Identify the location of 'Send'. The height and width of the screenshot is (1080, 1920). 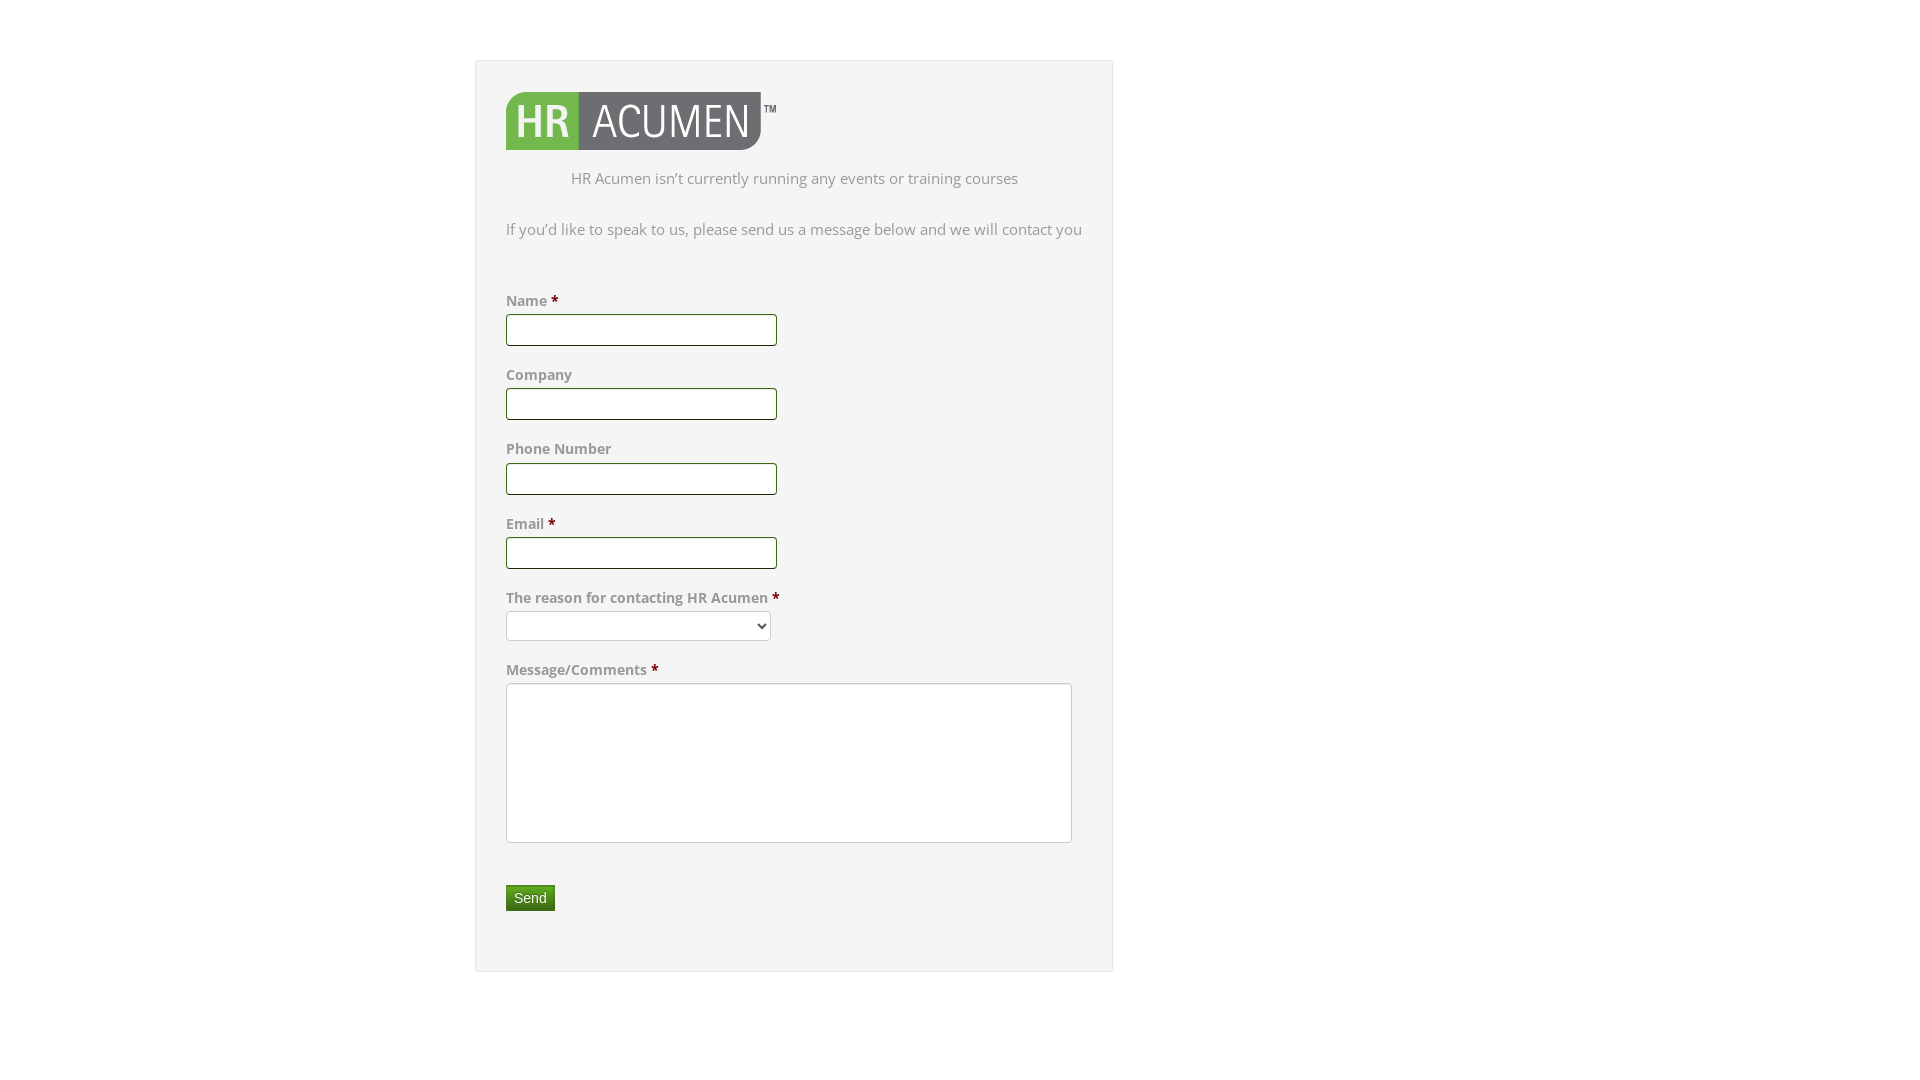
(530, 897).